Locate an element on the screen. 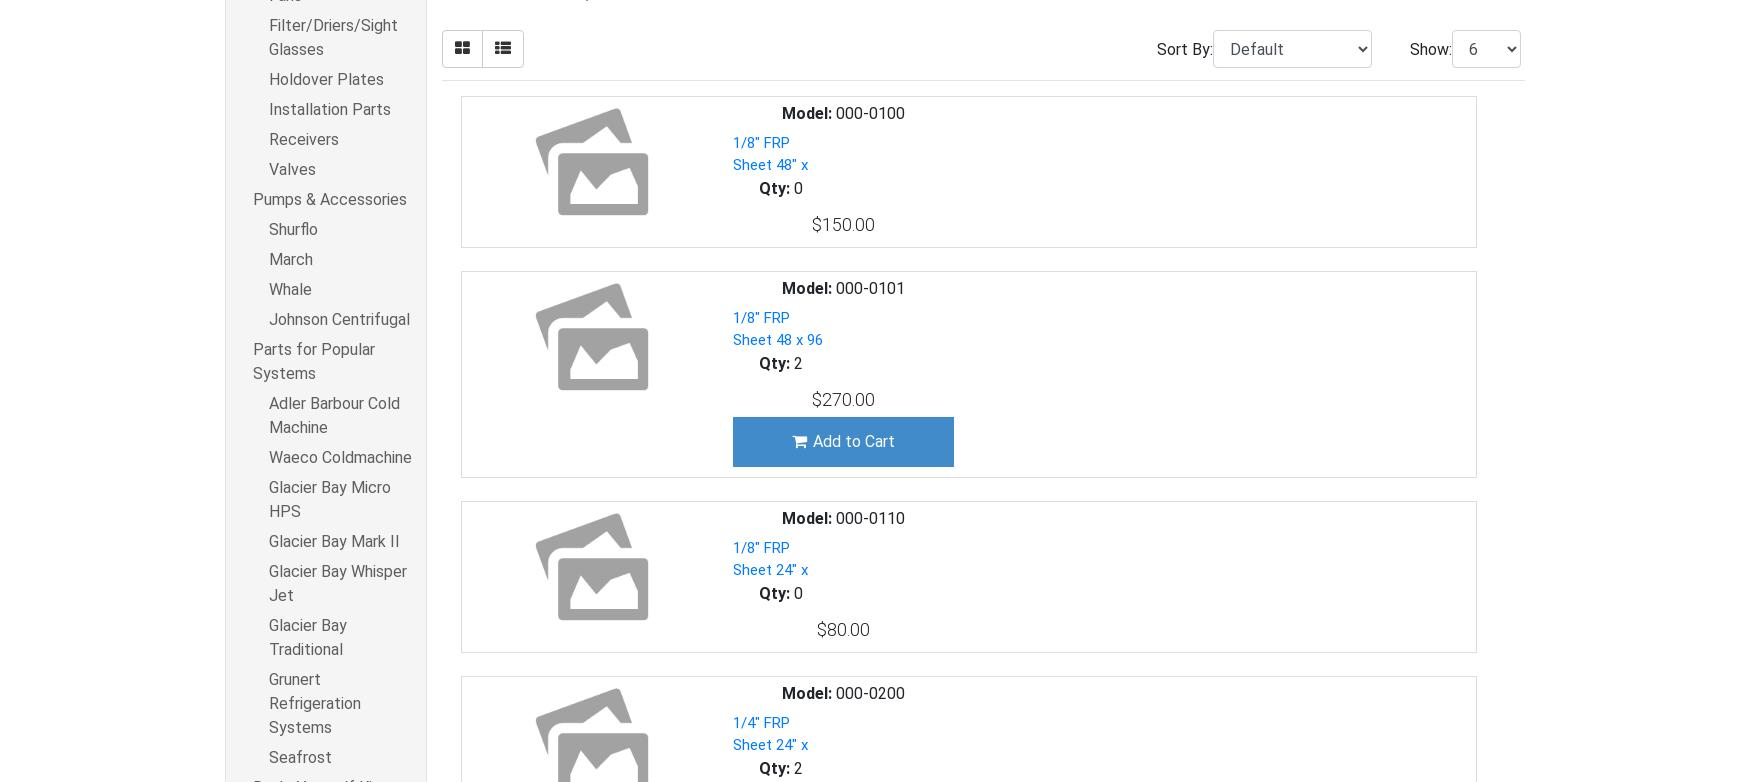  'Installation Parts' is located at coordinates (330, 109).